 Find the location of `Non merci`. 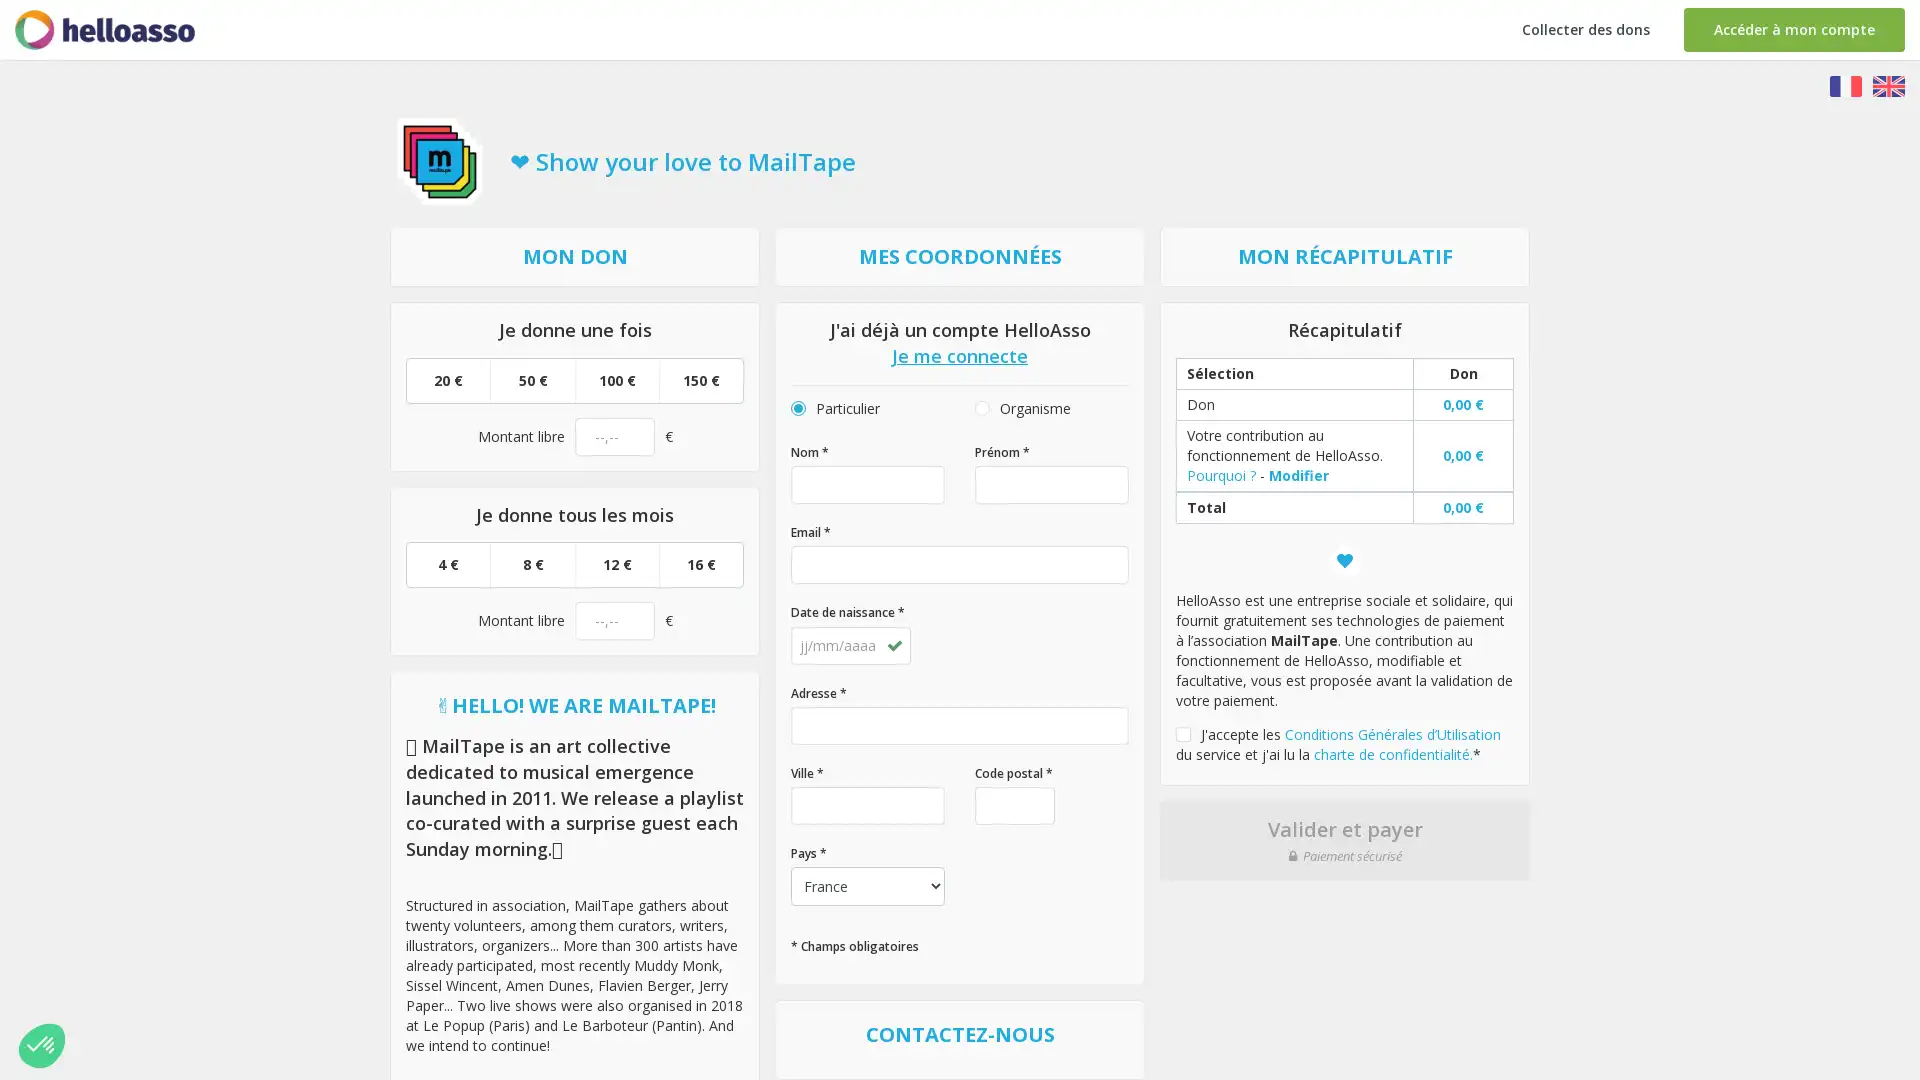

Non merci is located at coordinates (42, 1044).